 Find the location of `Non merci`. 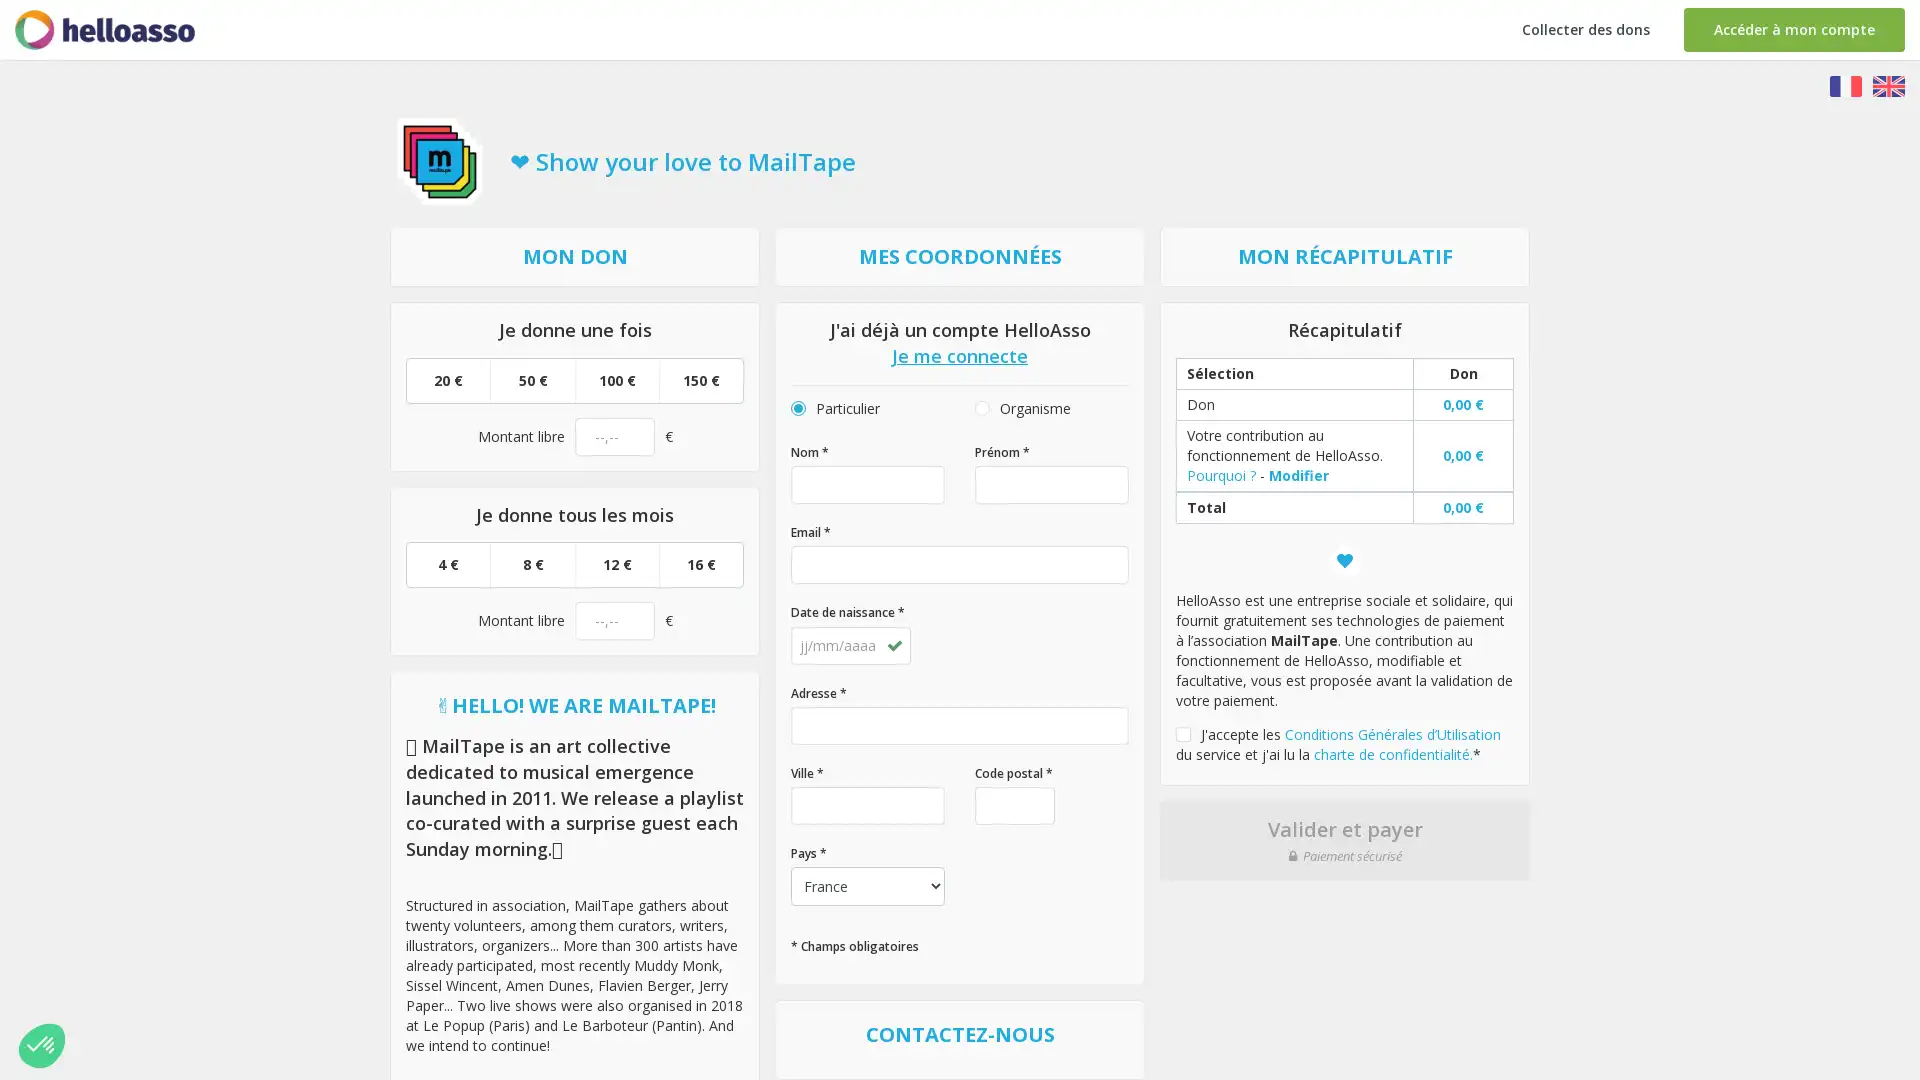

Non merci is located at coordinates (42, 1044).